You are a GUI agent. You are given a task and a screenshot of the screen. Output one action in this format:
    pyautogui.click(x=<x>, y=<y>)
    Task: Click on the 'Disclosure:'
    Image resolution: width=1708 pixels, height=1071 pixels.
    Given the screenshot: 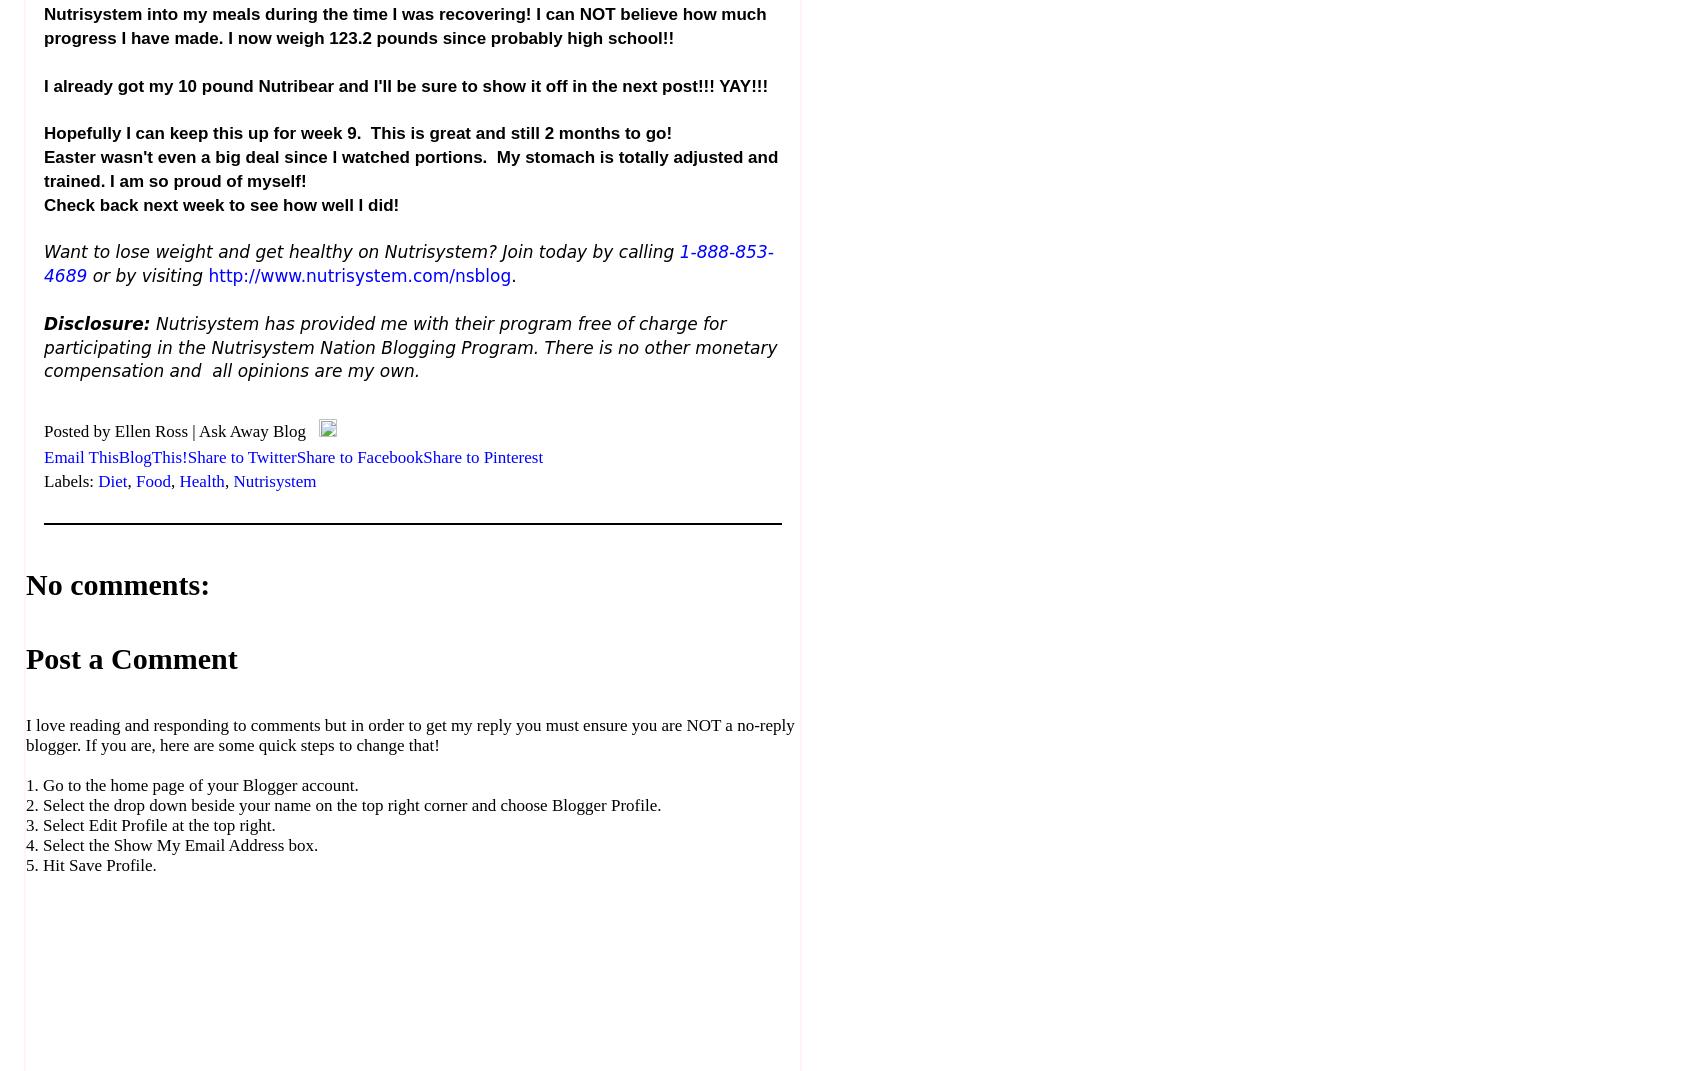 What is the action you would take?
    pyautogui.click(x=97, y=322)
    